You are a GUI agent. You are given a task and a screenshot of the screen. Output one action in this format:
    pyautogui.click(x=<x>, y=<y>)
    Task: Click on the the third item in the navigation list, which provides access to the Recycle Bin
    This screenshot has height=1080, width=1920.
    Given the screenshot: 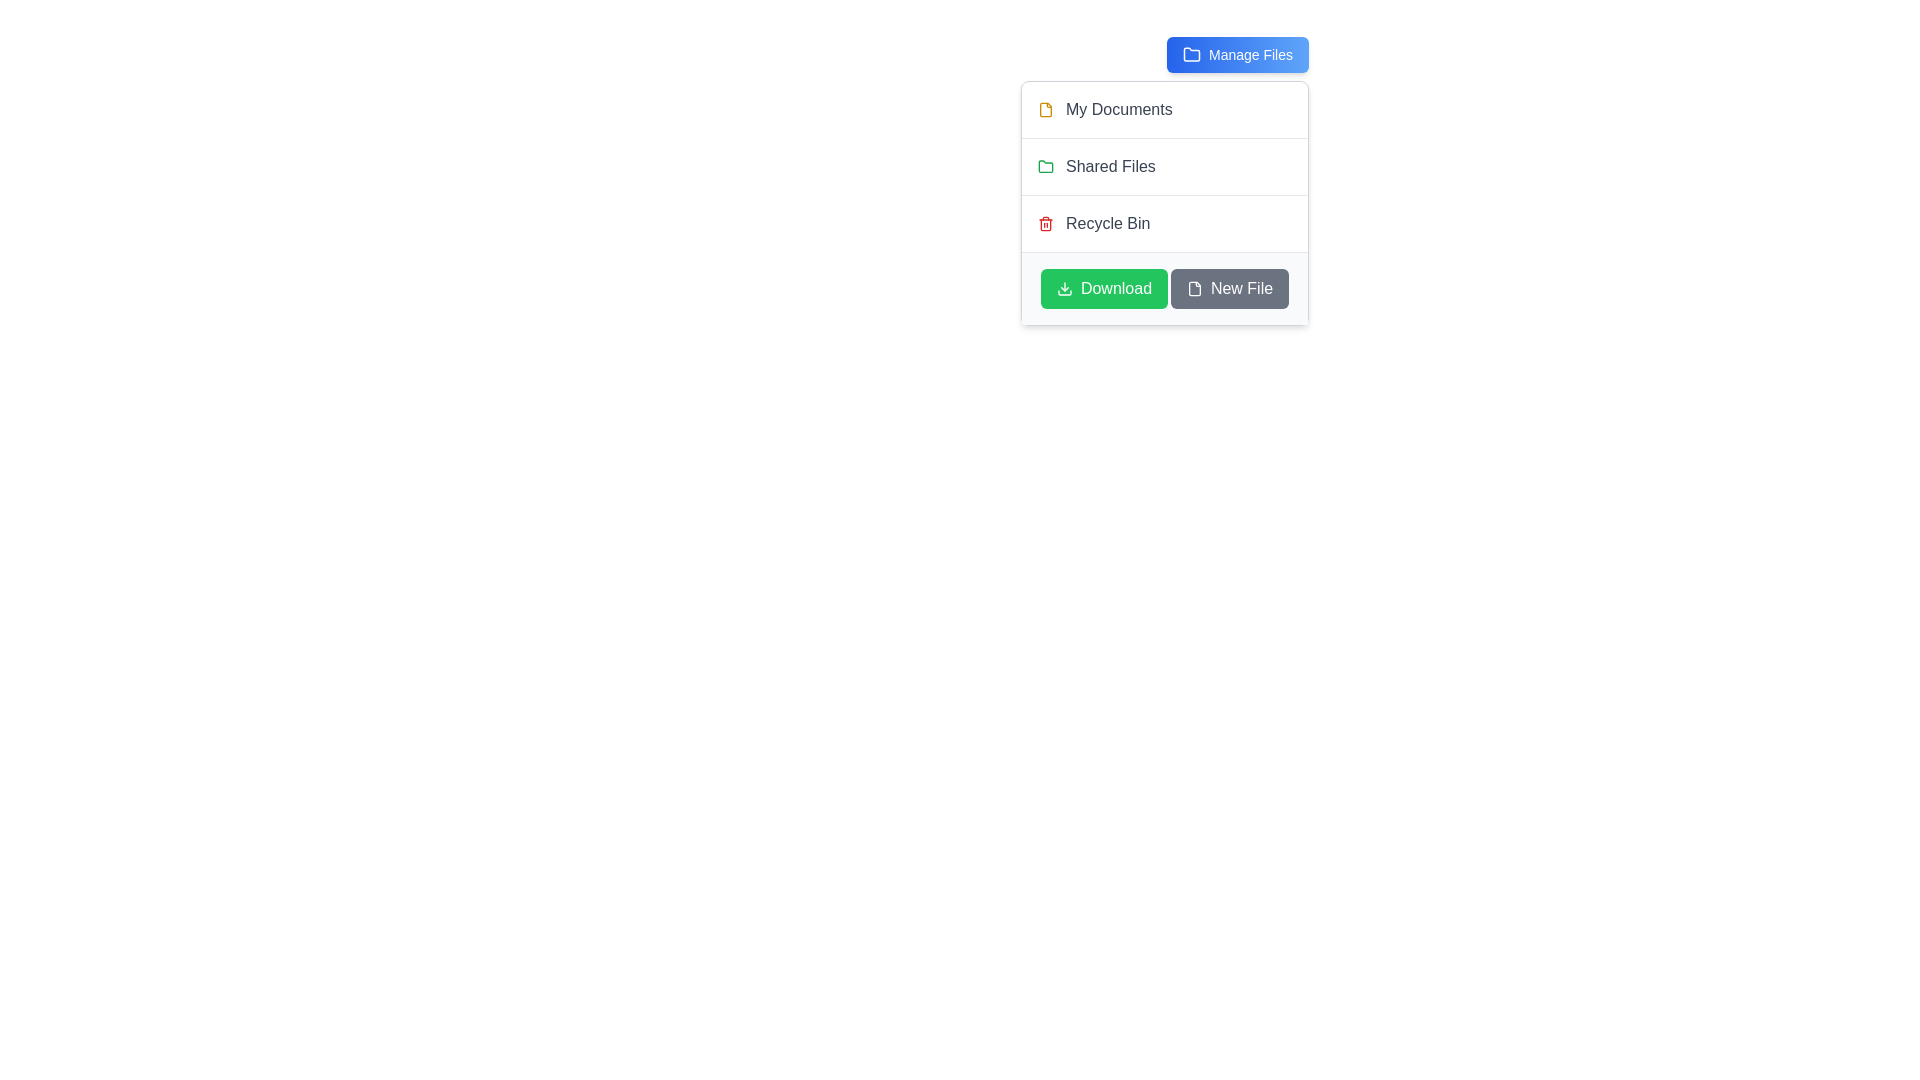 What is the action you would take?
    pyautogui.click(x=1165, y=223)
    